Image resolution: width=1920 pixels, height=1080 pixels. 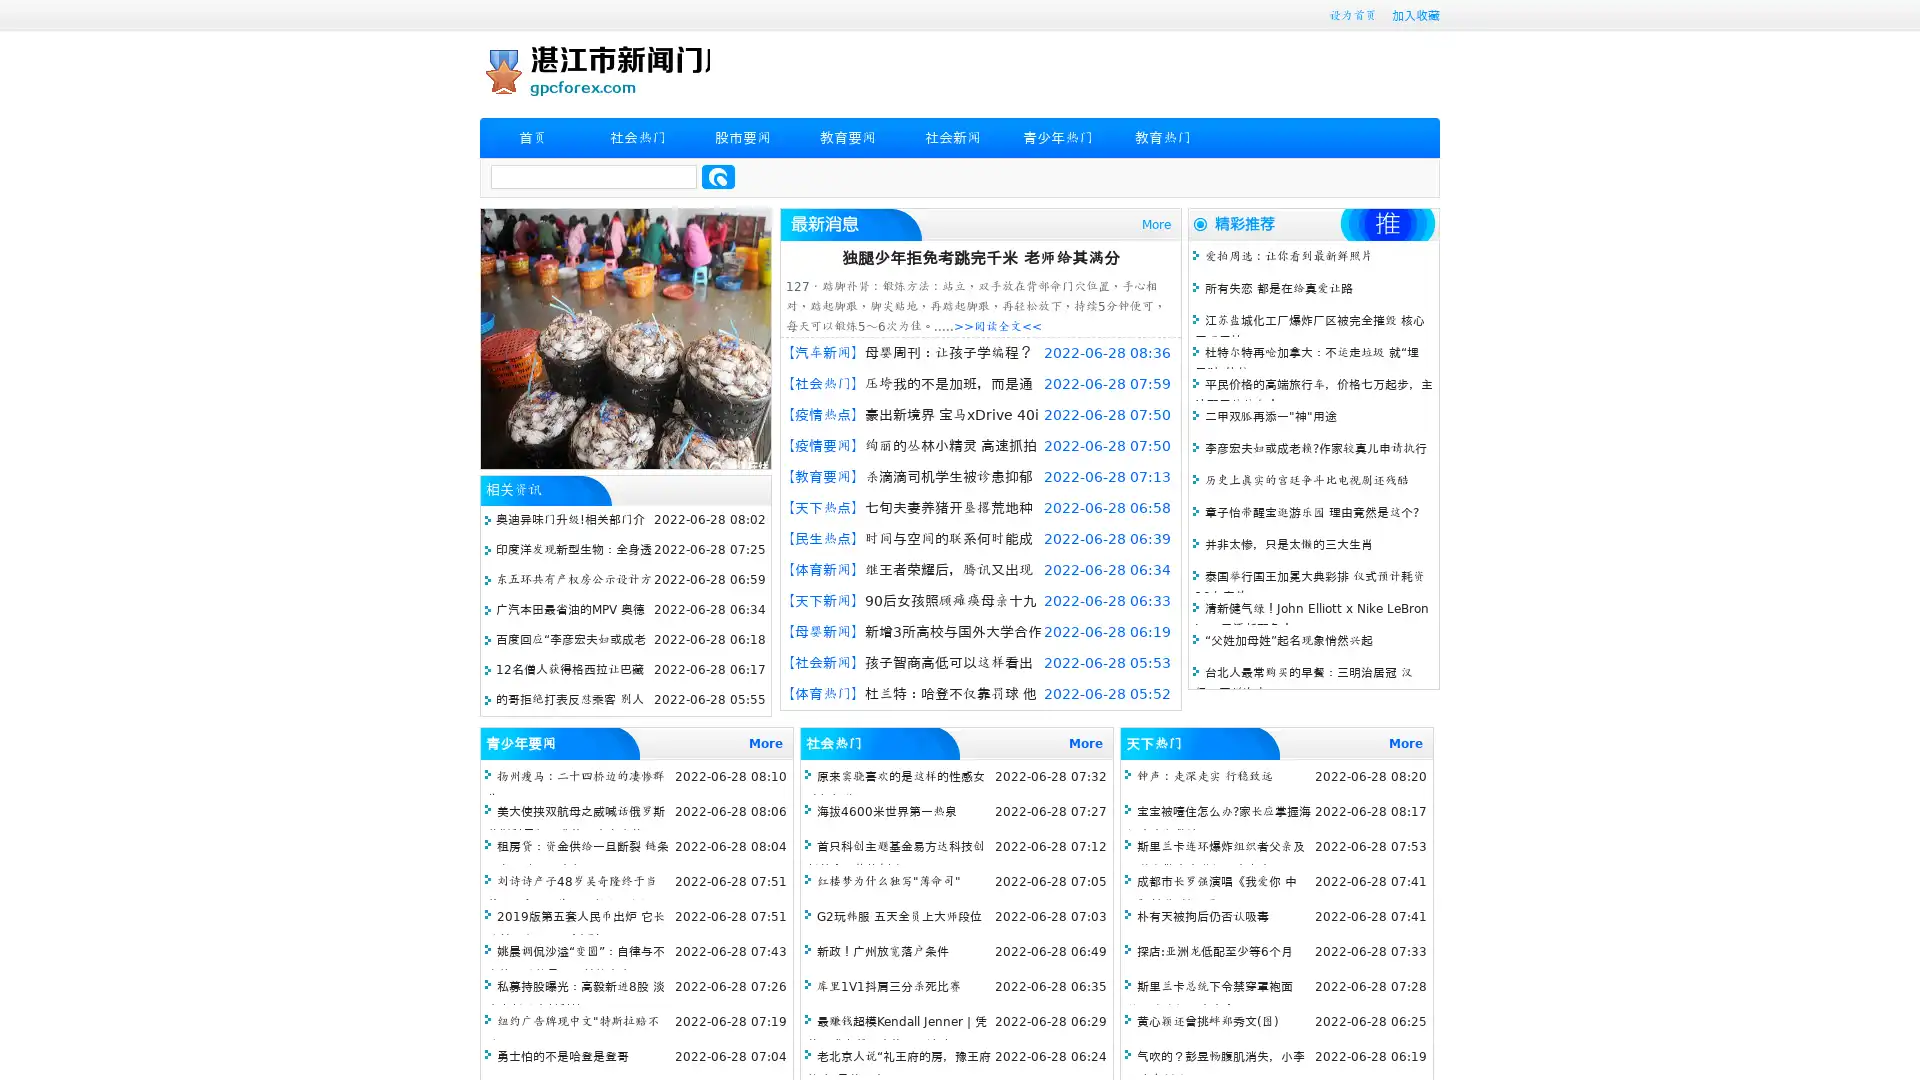 What do you see at coordinates (718, 176) in the screenshot?
I see `Search` at bounding box center [718, 176].